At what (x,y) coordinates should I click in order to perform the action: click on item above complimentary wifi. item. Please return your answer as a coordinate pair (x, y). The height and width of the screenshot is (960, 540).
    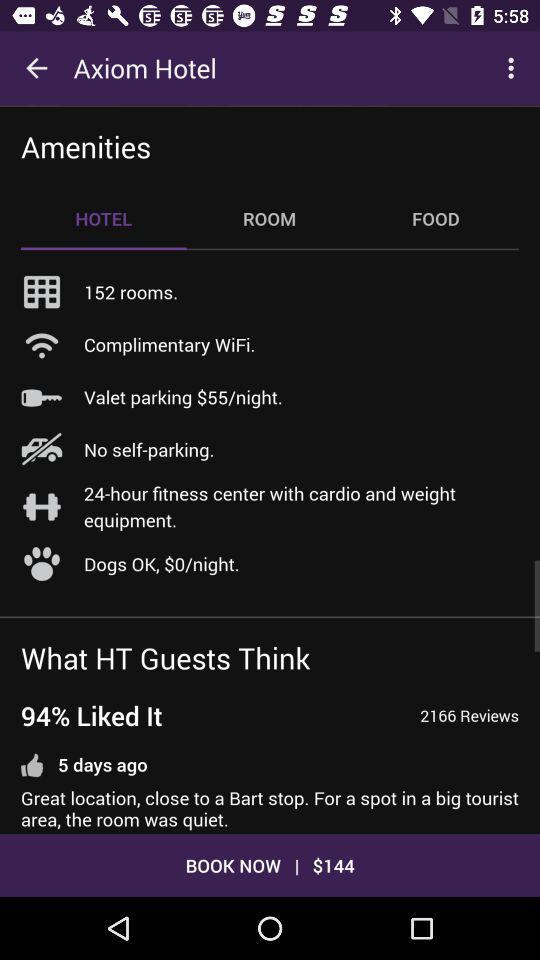
    Looking at the image, I should click on (131, 291).